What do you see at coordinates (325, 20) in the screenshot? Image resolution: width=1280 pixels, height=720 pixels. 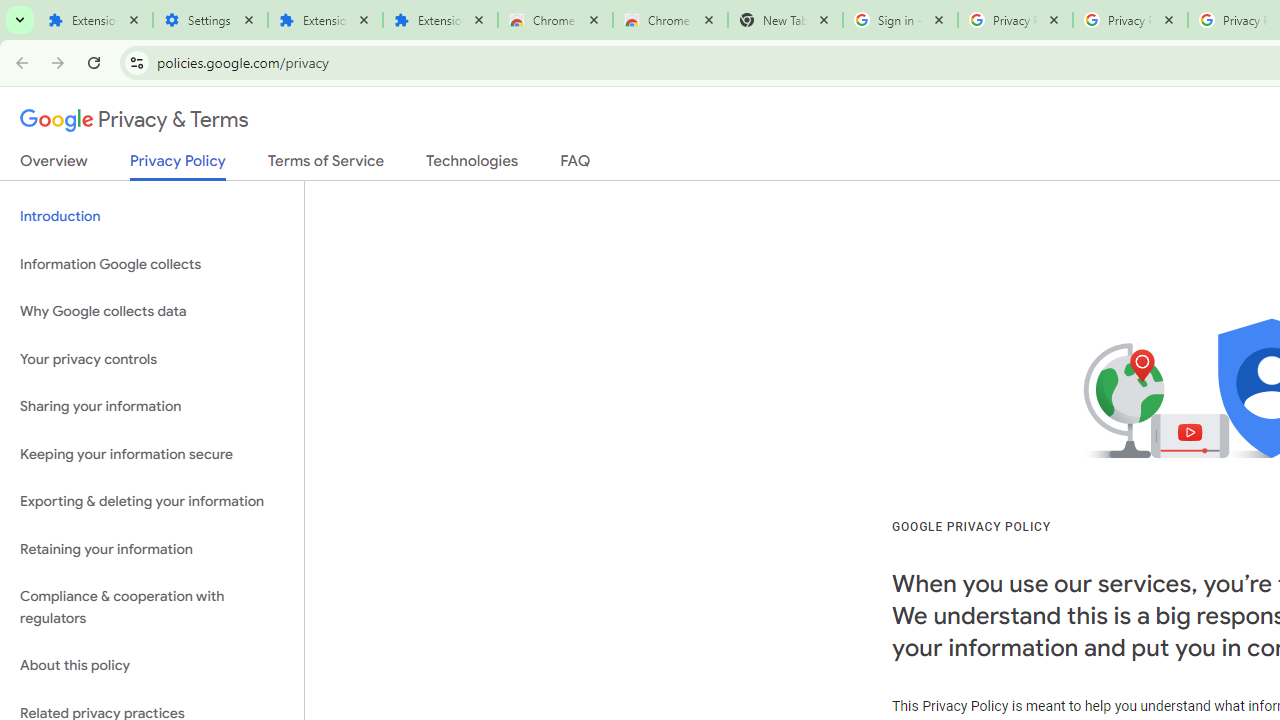 I see `'Extensions'` at bounding box center [325, 20].